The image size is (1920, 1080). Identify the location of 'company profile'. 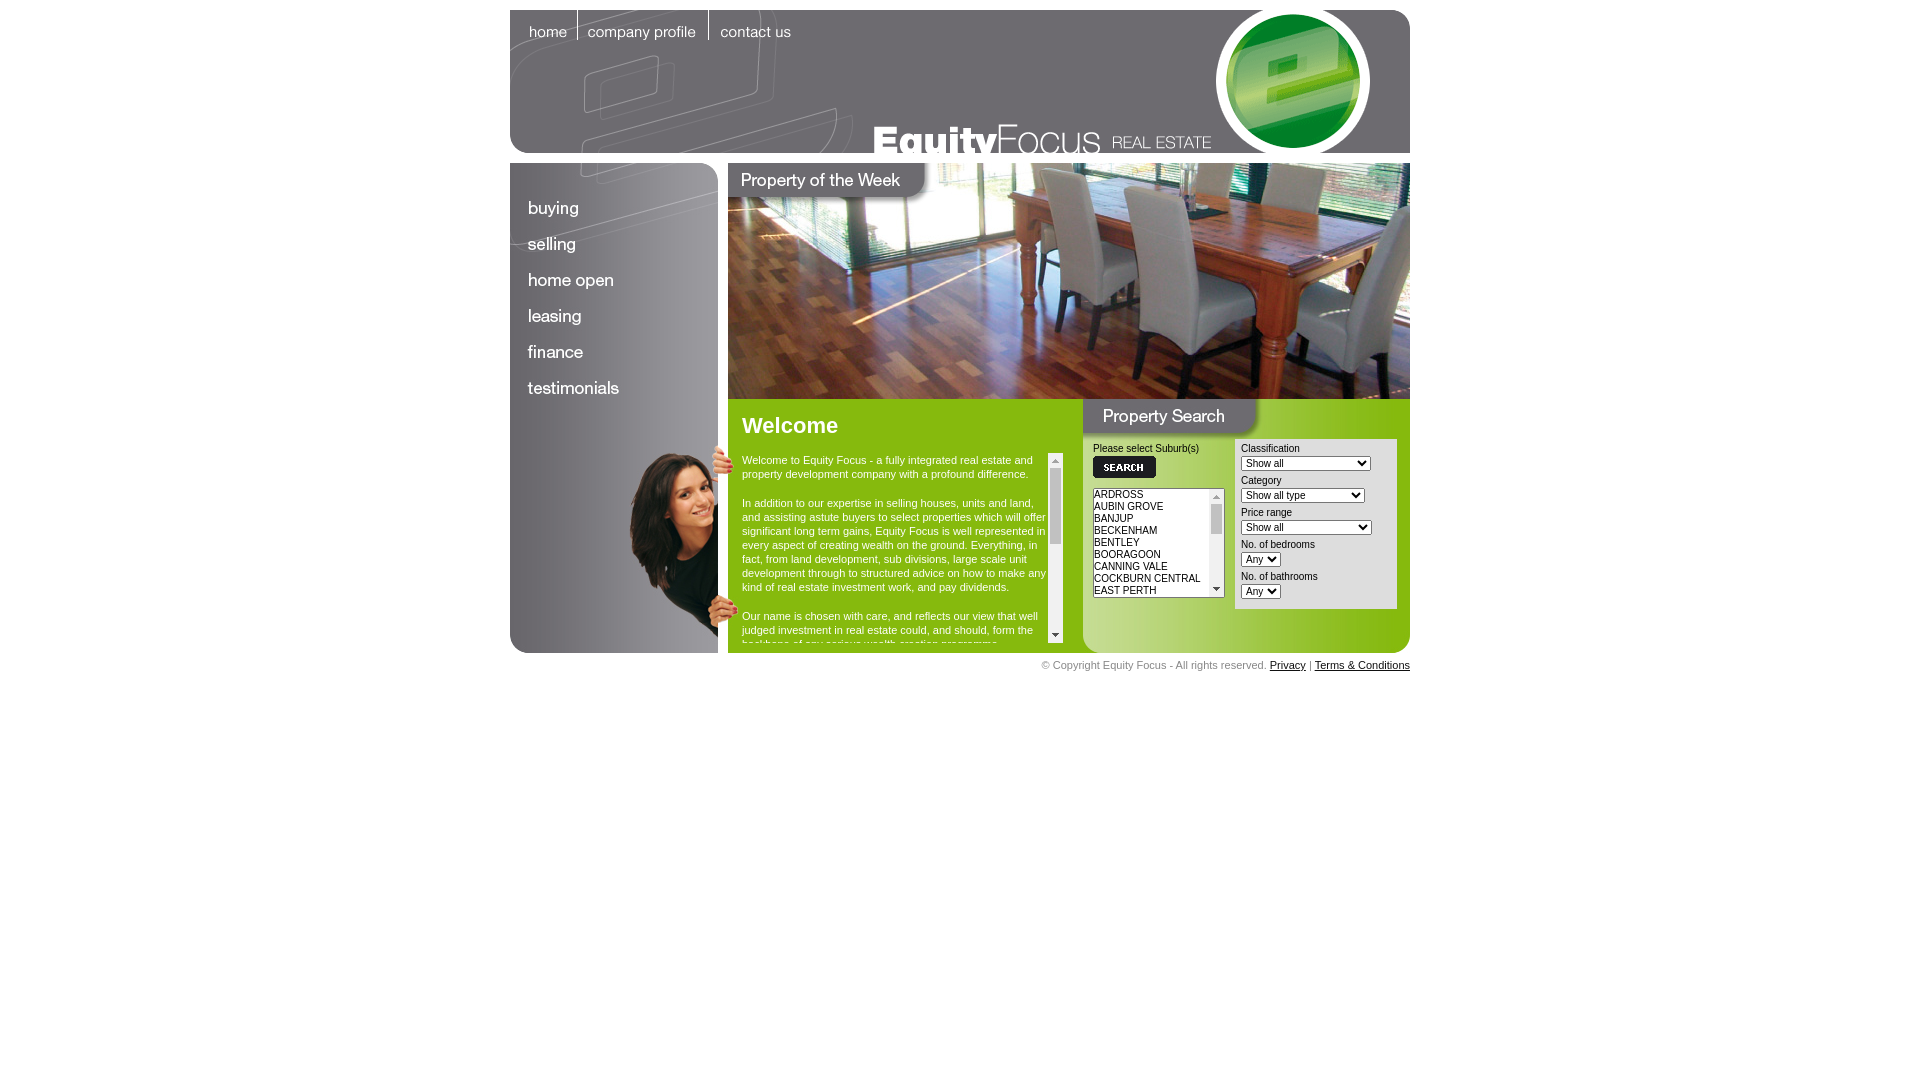
(643, 24).